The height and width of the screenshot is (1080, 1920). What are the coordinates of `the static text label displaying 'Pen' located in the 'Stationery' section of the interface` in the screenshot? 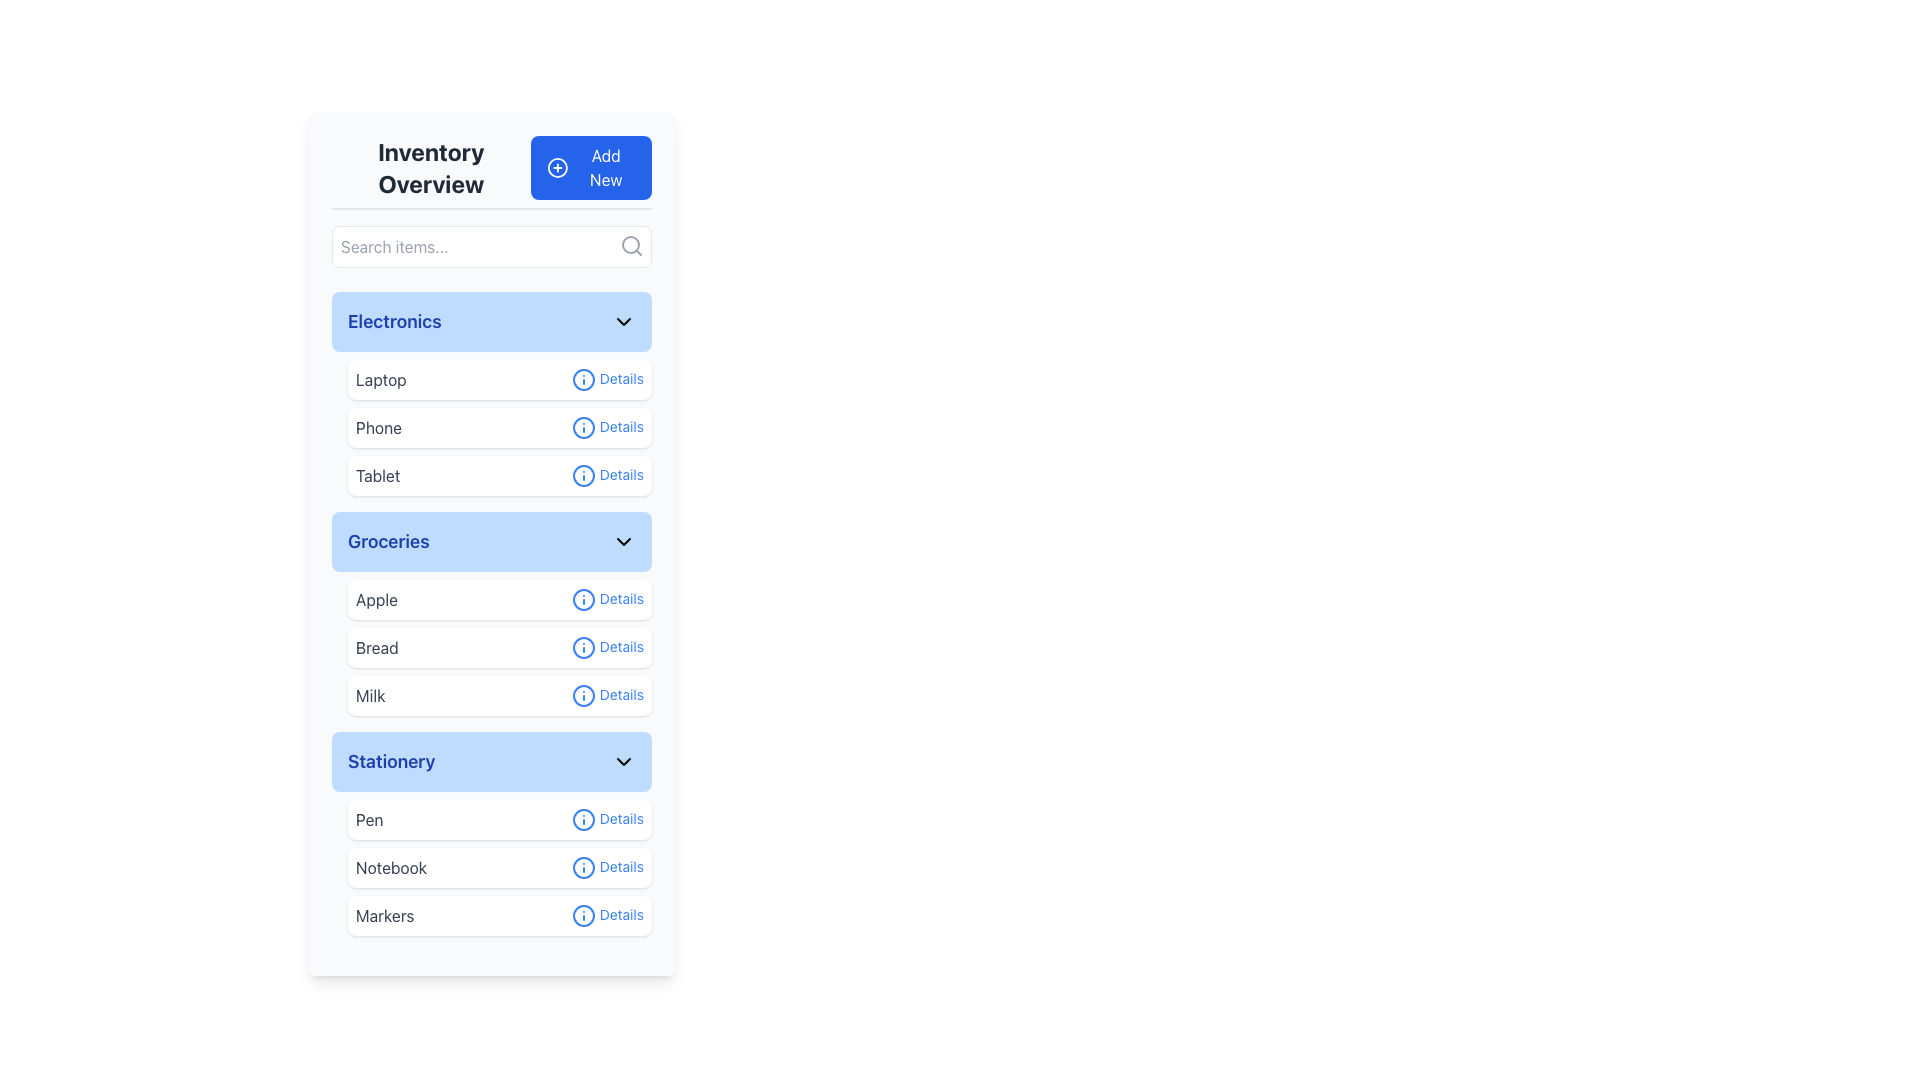 It's located at (369, 820).